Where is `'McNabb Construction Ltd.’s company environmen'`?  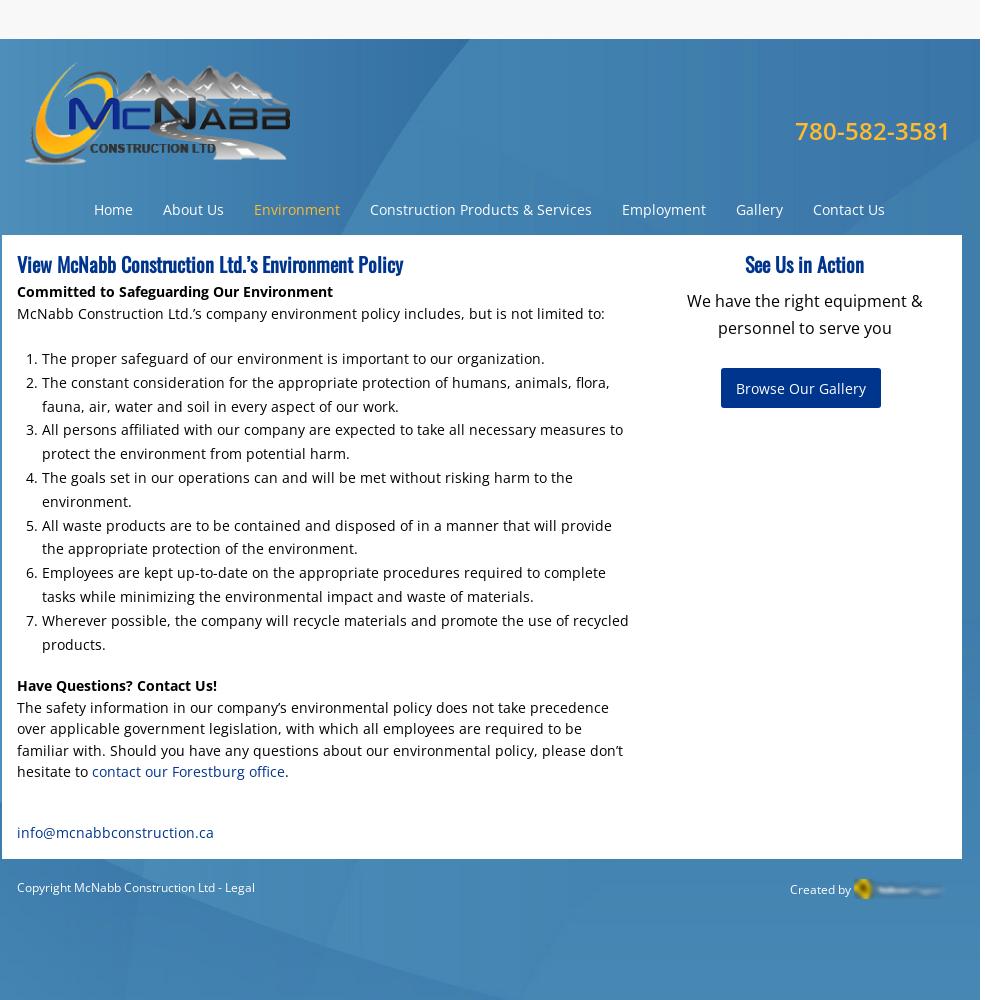 'McNabb Construction Ltd.’s company environmen' is located at coordinates (184, 312).